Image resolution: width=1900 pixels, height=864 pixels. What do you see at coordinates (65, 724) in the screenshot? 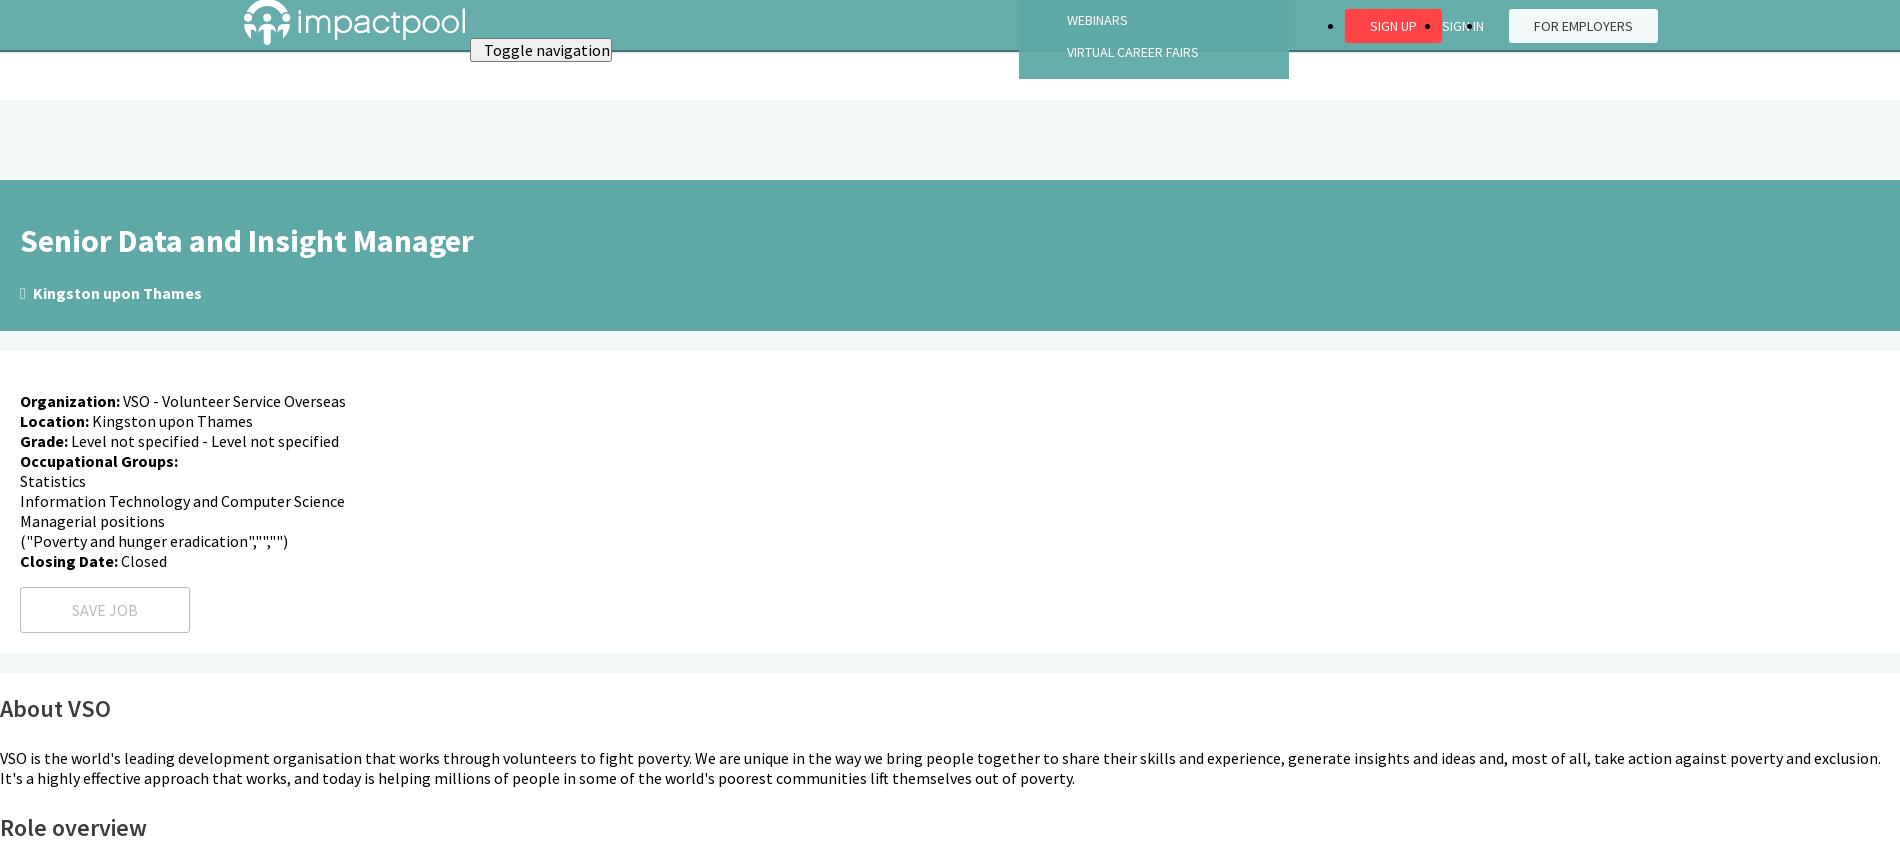
I see `'Addis Ababa'` at bounding box center [65, 724].